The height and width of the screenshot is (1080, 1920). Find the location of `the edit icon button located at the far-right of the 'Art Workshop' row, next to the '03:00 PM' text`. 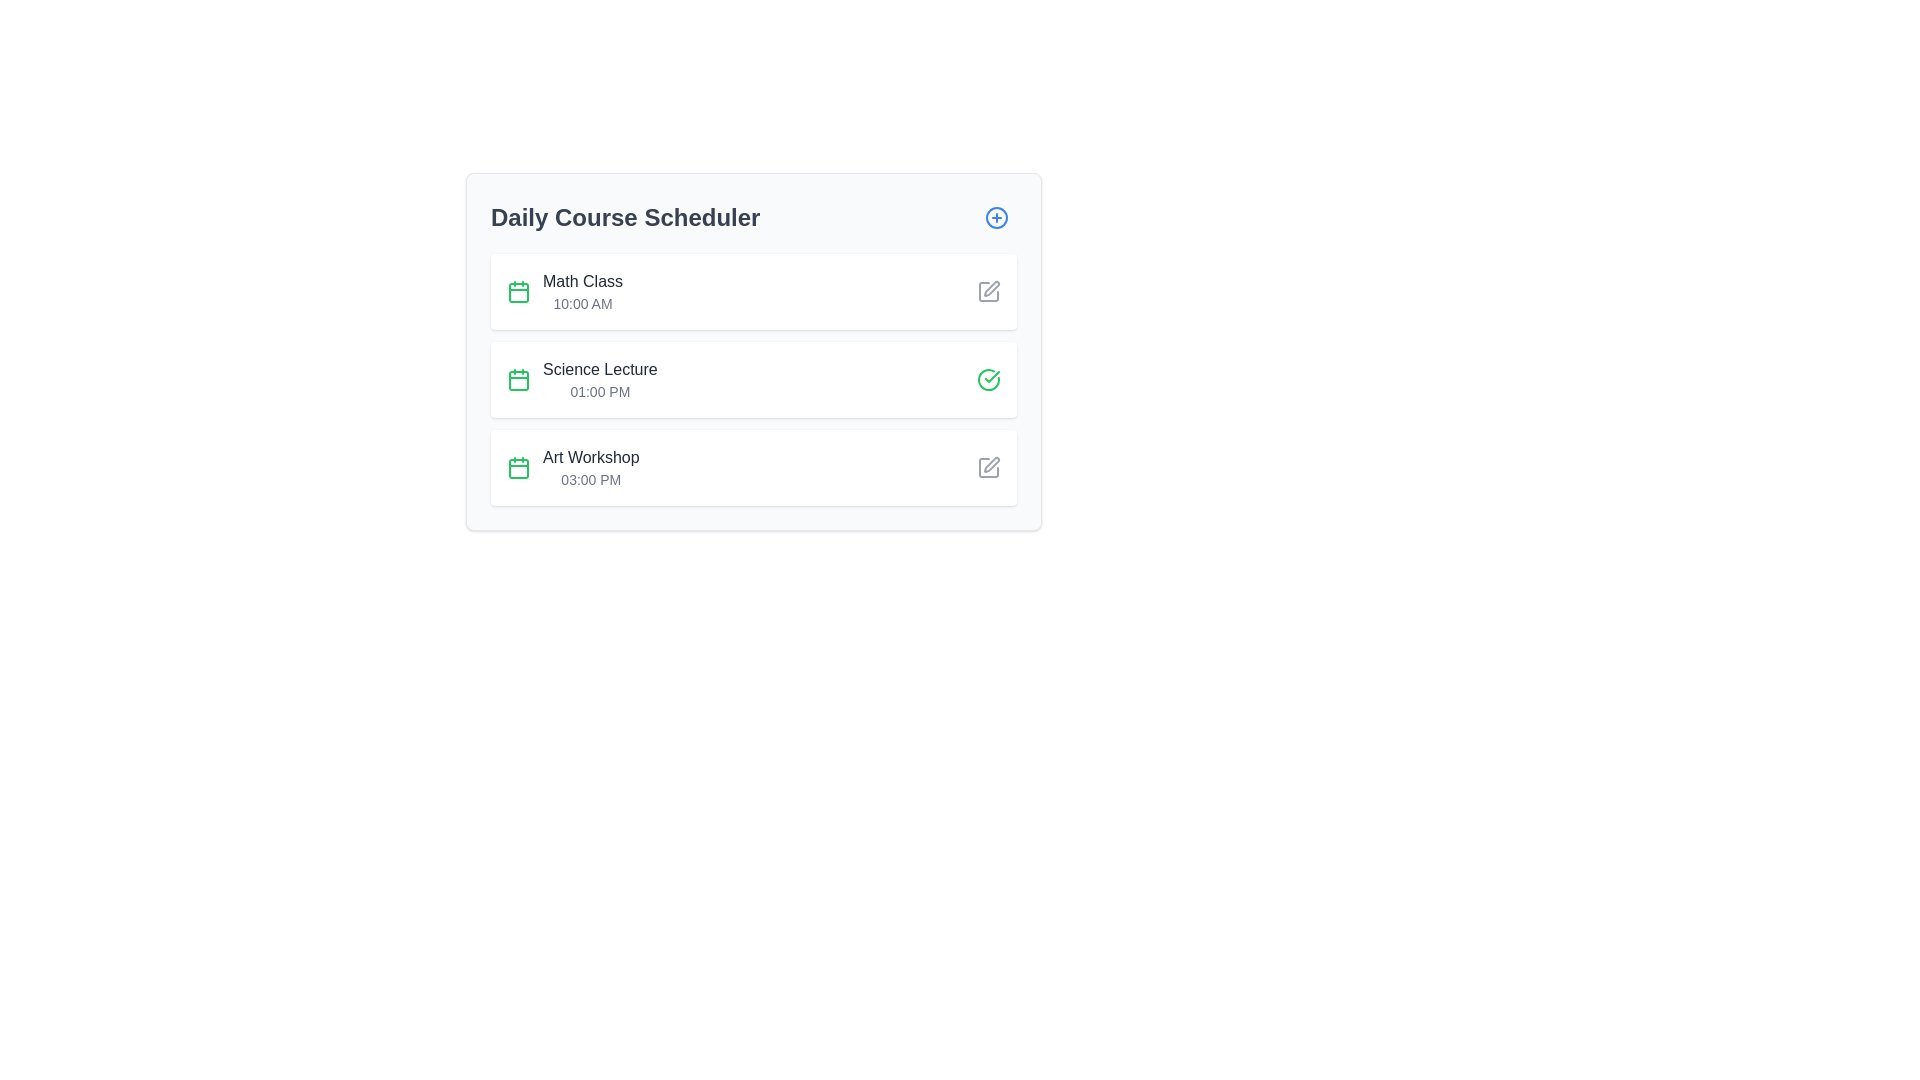

the edit icon button located at the far-right of the 'Art Workshop' row, next to the '03:00 PM' text is located at coordinates (988, 467).